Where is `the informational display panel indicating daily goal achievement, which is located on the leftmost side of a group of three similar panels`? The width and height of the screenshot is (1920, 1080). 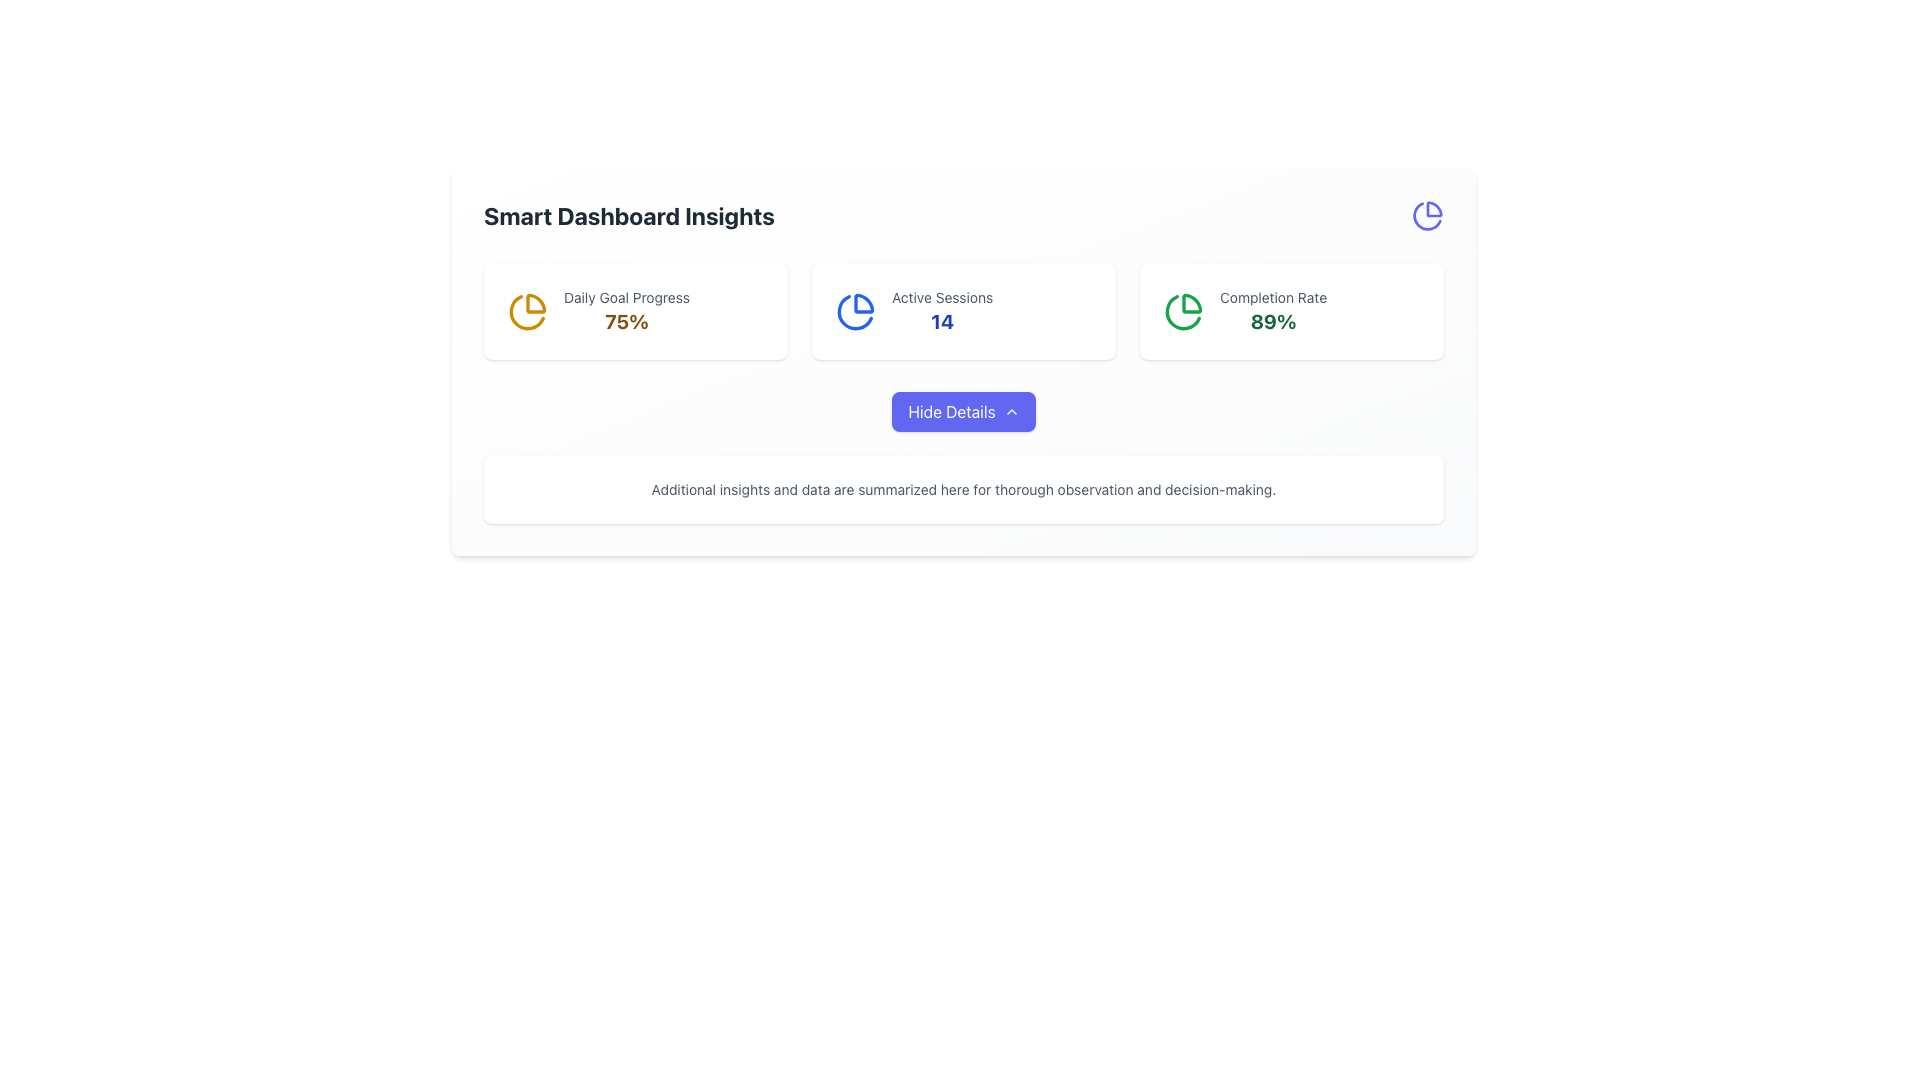 the informational display panel indicating daily goal achievement, which is located on the leftmost side of a group of three similar panels is located at coordinates (626, 312).